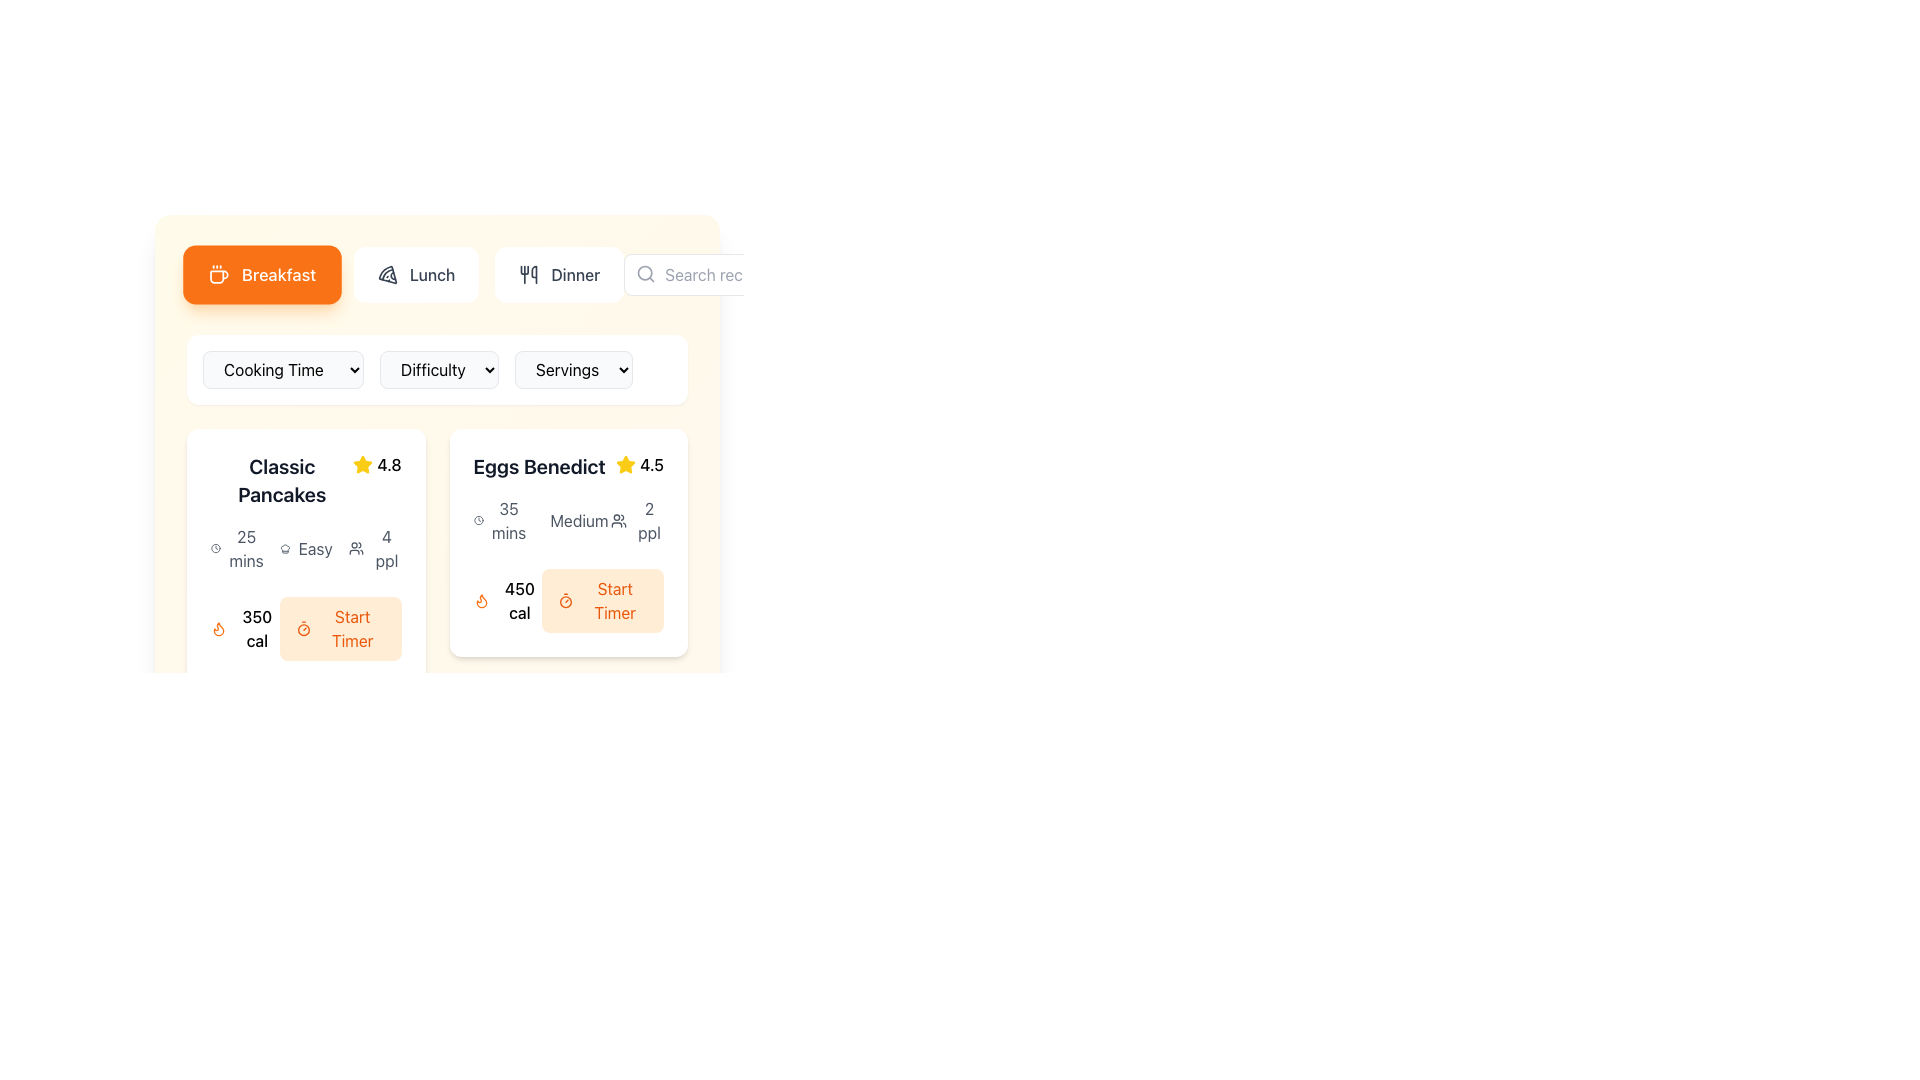 The height and width of the screenshot is (1080, 1920). Describe the element at coordinates (281, 481) in the screenshot. I see `the text label displaying the recipe name located at the top-left part of the card structure, to read the displayed text` at that location.